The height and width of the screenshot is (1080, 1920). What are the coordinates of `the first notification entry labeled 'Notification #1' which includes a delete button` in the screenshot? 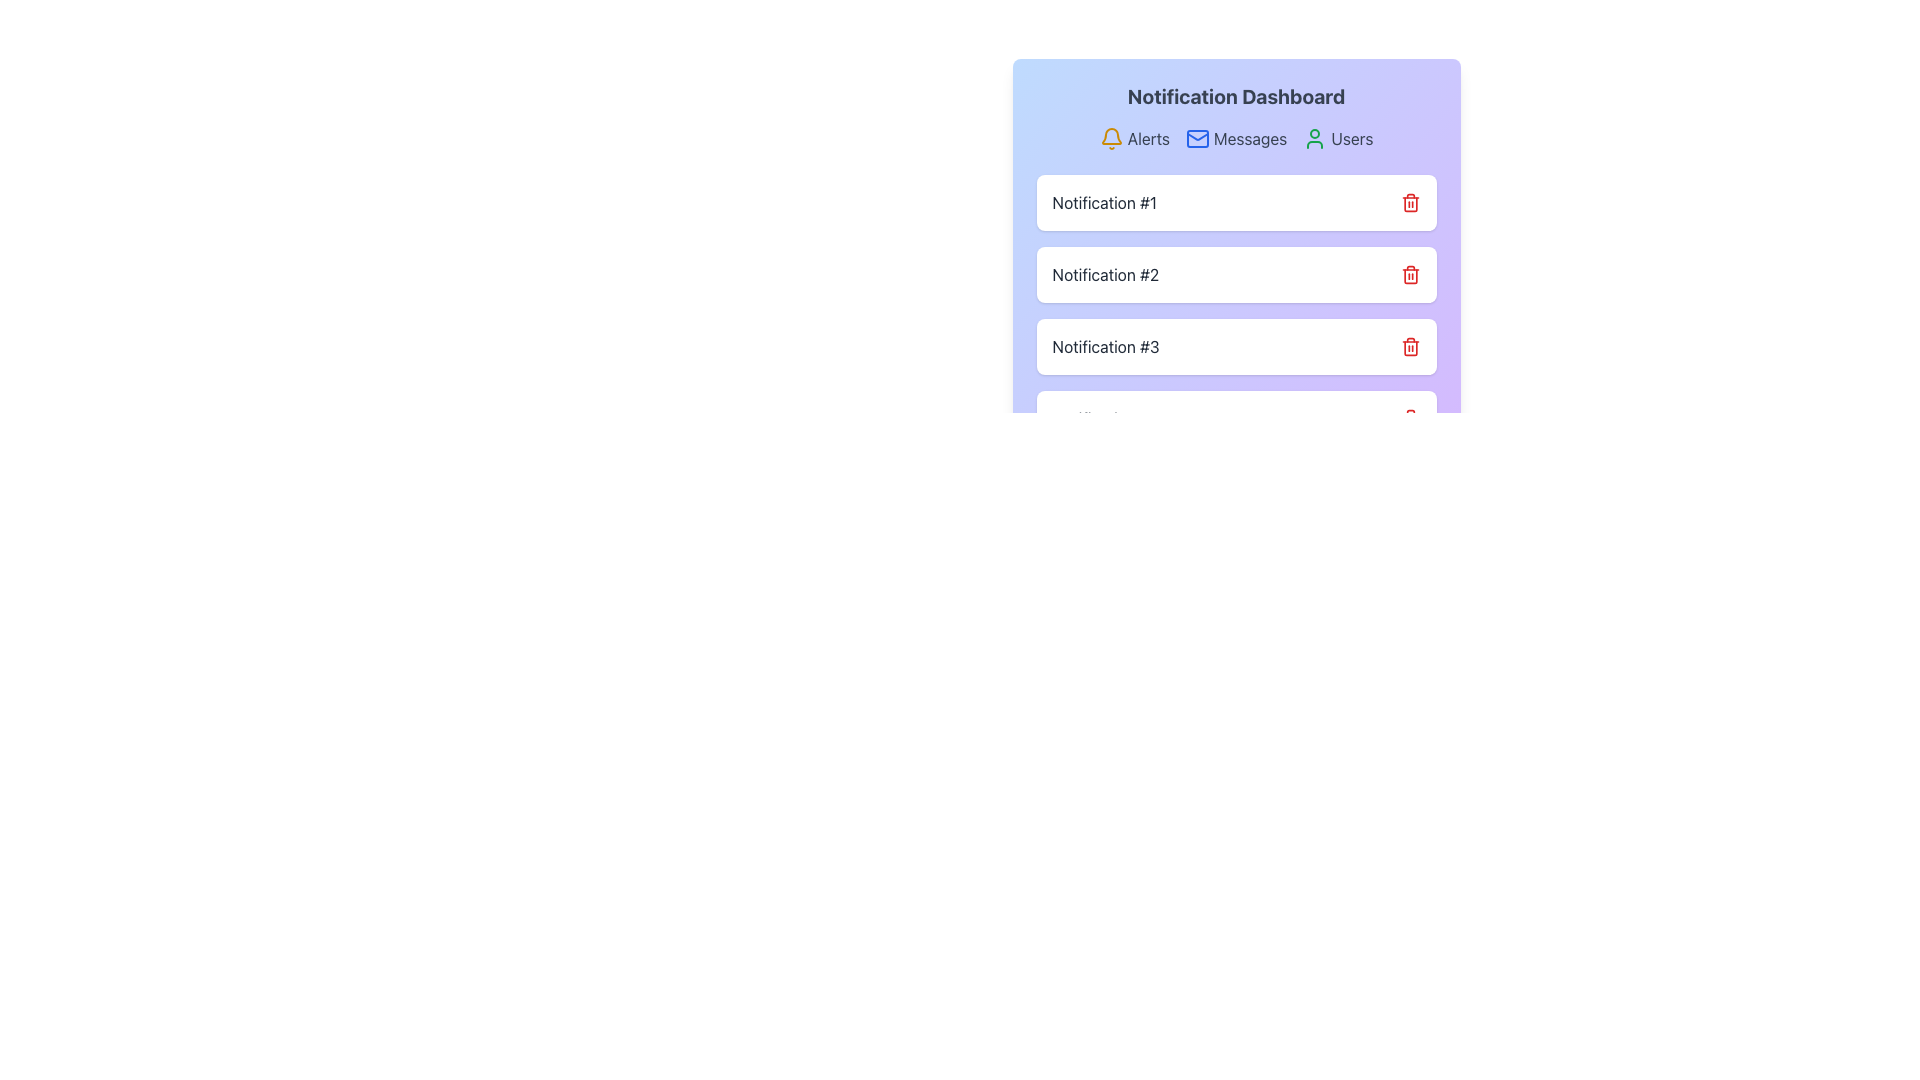 It's located at (1235, 203).